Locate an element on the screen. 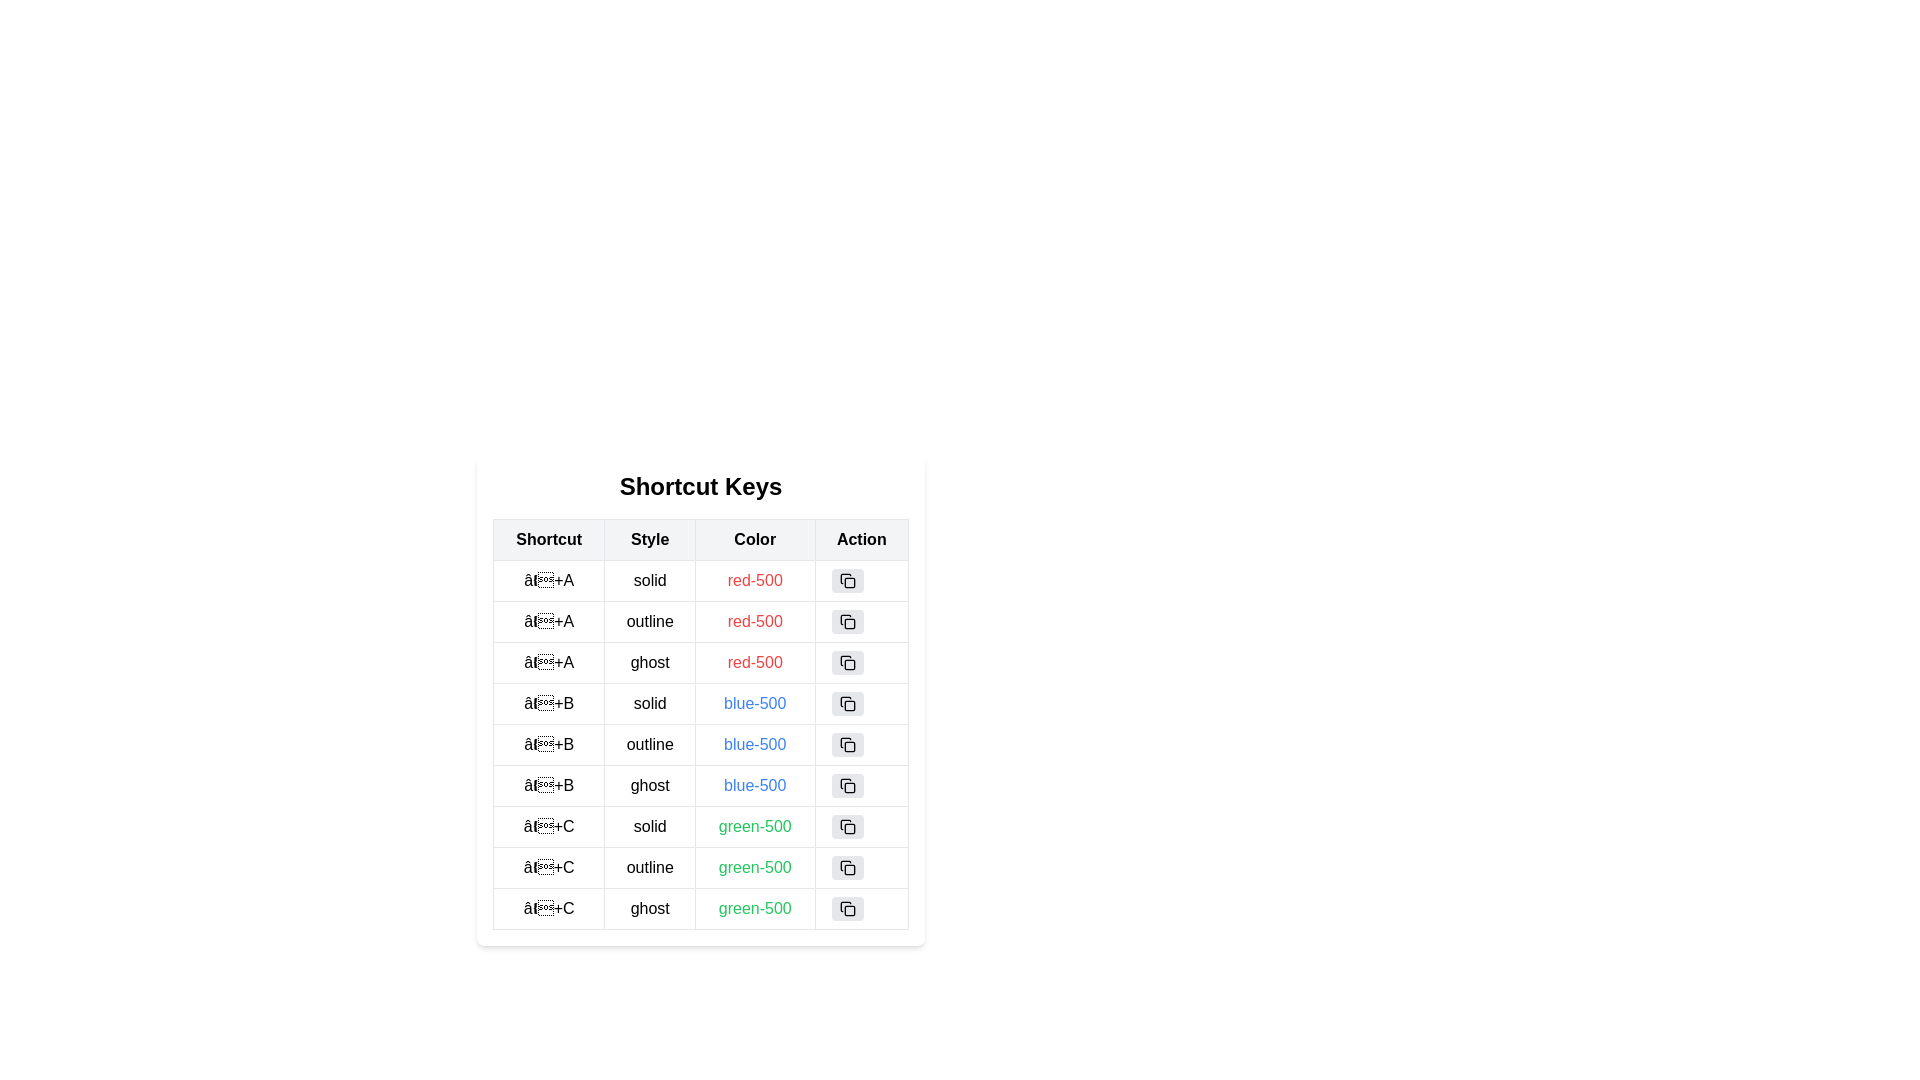 The width and height of the screenshot is (1920, 1080). the copy icon located in the 'Action' column of the row corresponding to the 'ghost' style and 'red-500' color in the table is located at coordinates (847, 663).